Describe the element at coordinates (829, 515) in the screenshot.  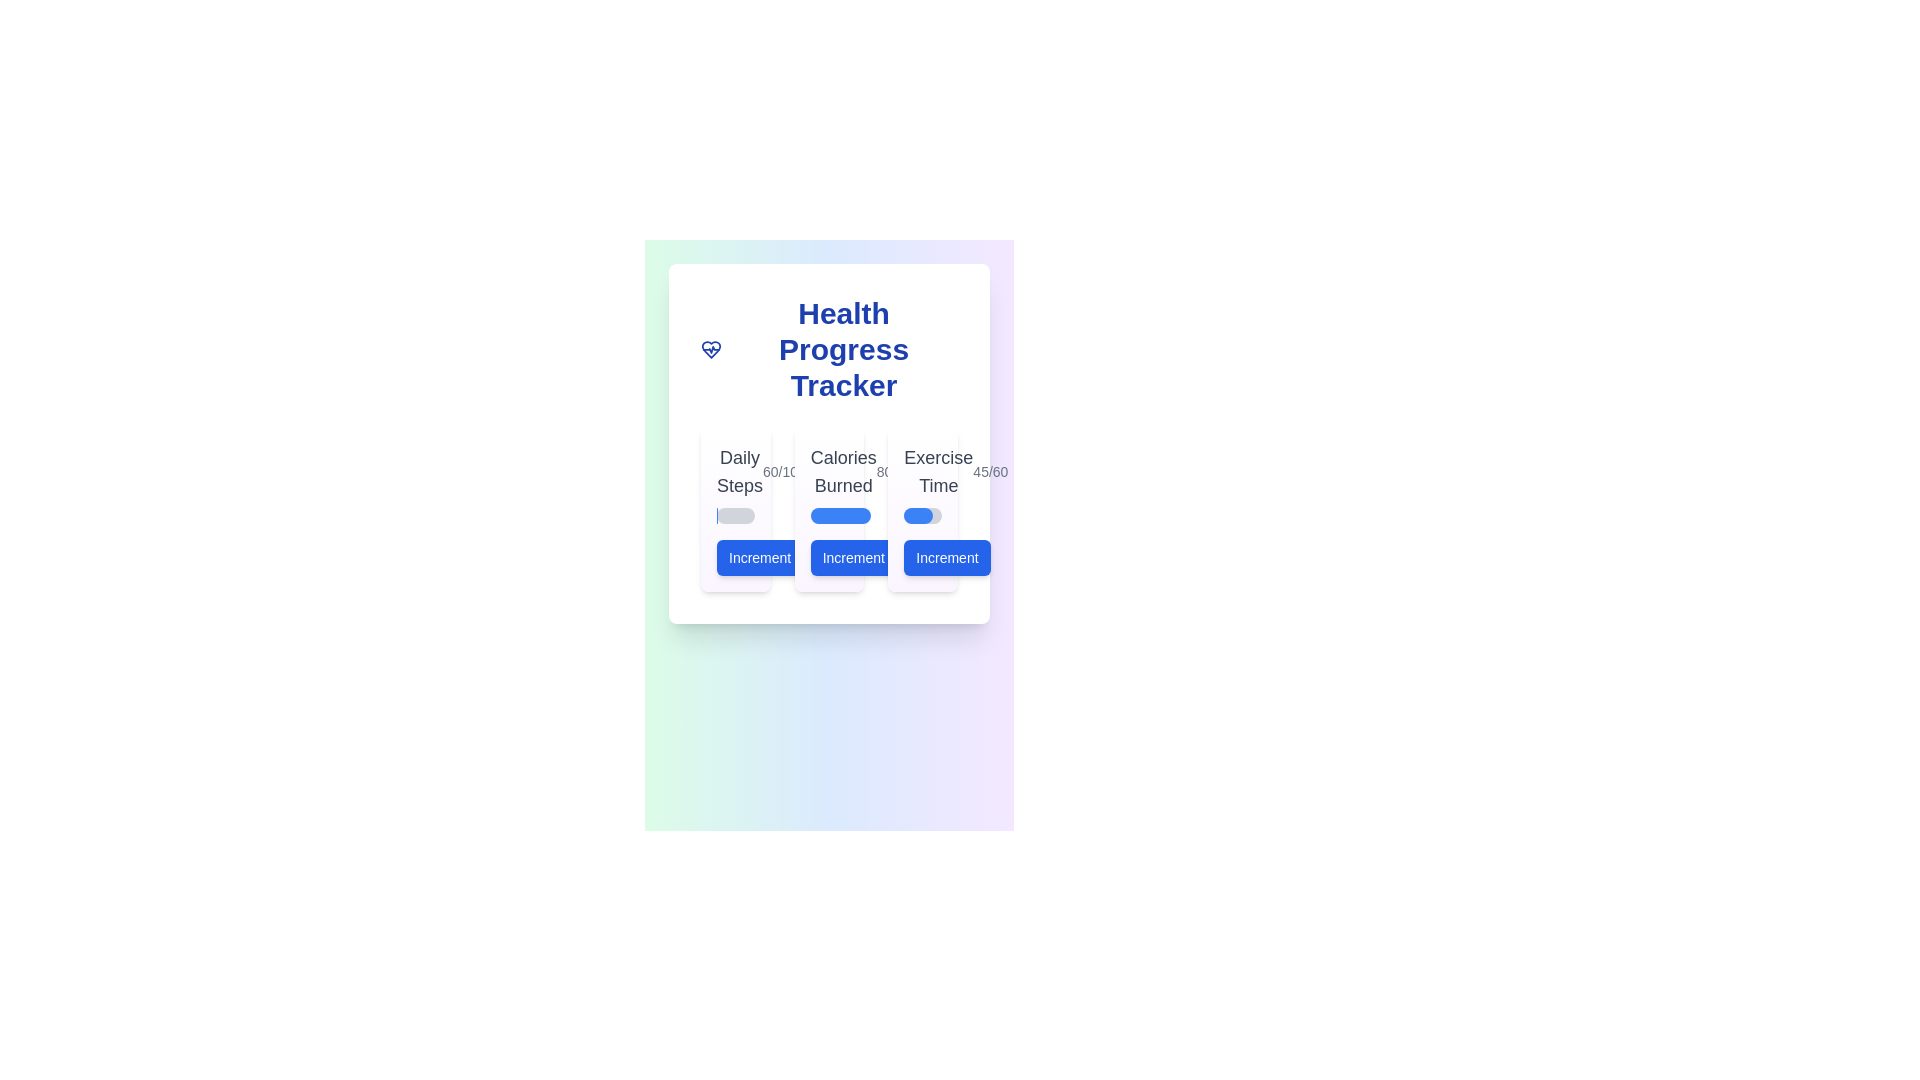
I see `the progress bar with a gray background and blue overlay, located within the 'Calories Burned' card, situated below the text 'Calories Burned' and above the 'Increment' button` at that location.